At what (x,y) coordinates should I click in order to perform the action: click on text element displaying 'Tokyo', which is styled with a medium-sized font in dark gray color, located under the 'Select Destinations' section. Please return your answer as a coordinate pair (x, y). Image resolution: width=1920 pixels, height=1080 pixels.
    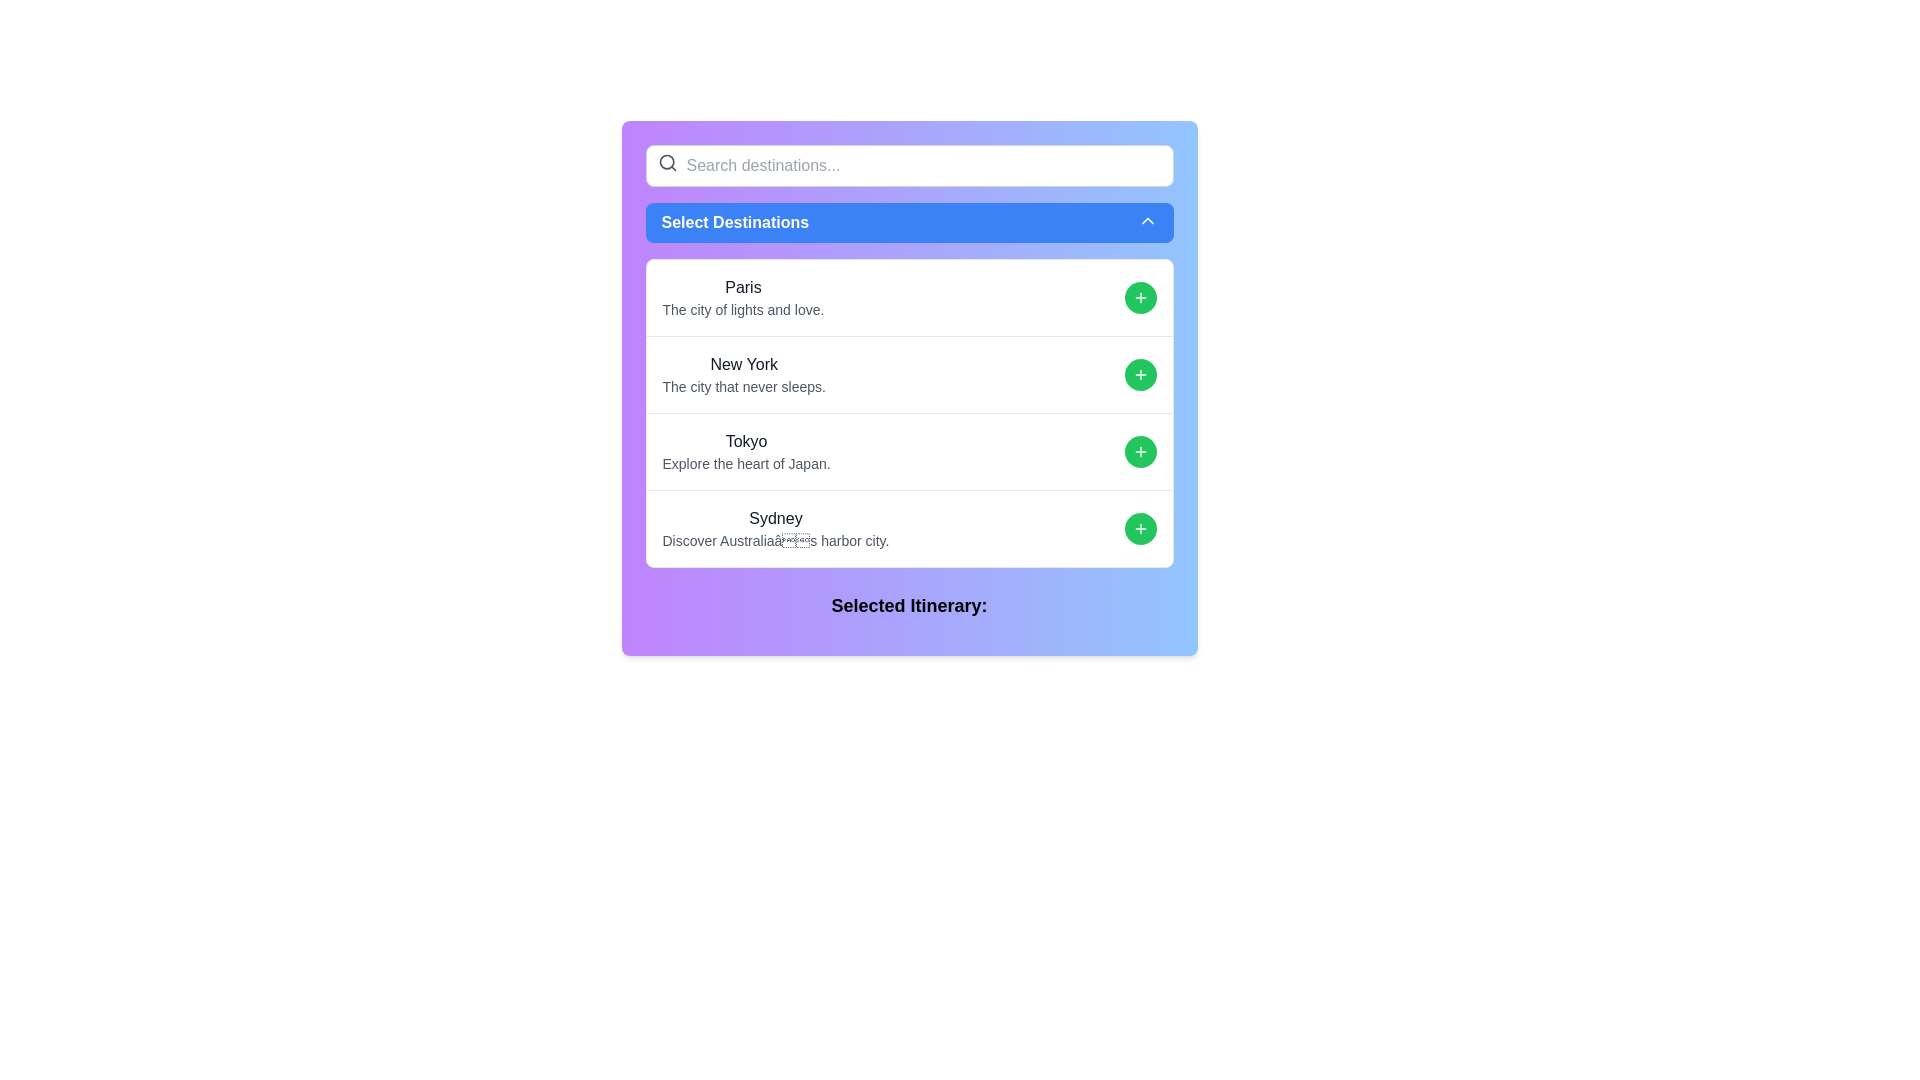
    Looking at the image, I should click on (745, 441).